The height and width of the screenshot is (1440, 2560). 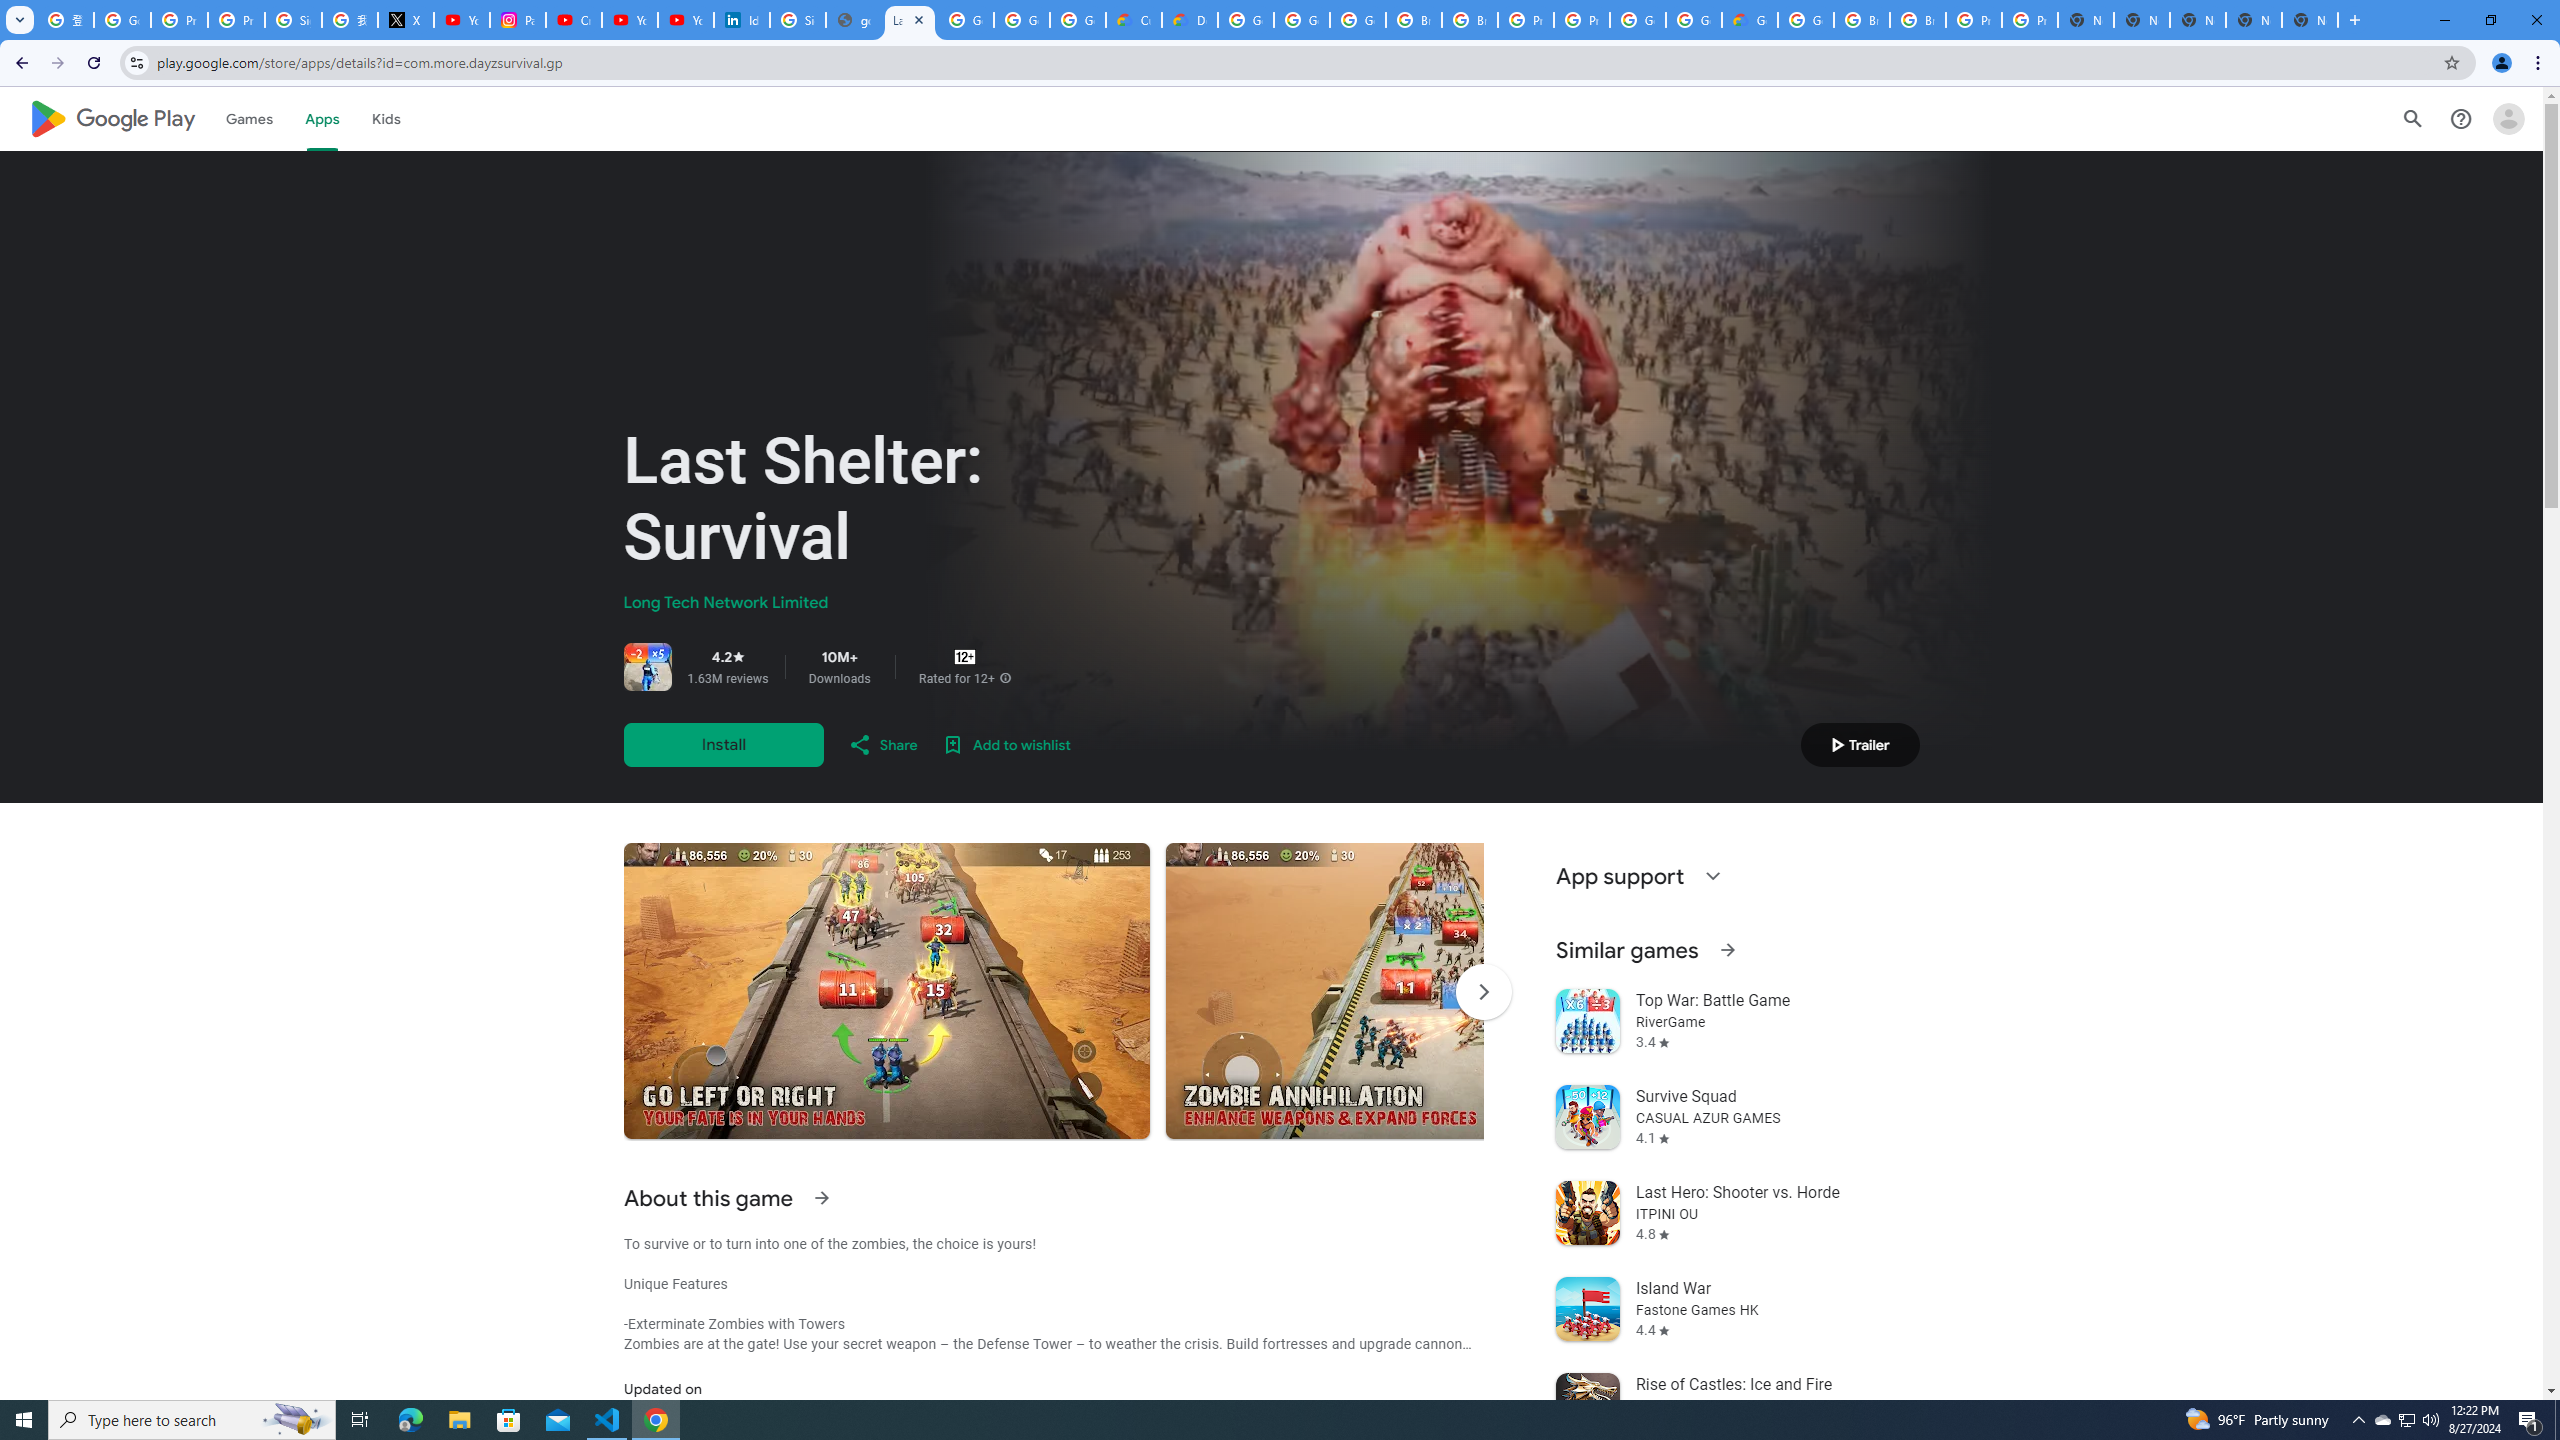 I want to click on 'Google Workspace - Specific Terms', so click(x=1022, y=19).